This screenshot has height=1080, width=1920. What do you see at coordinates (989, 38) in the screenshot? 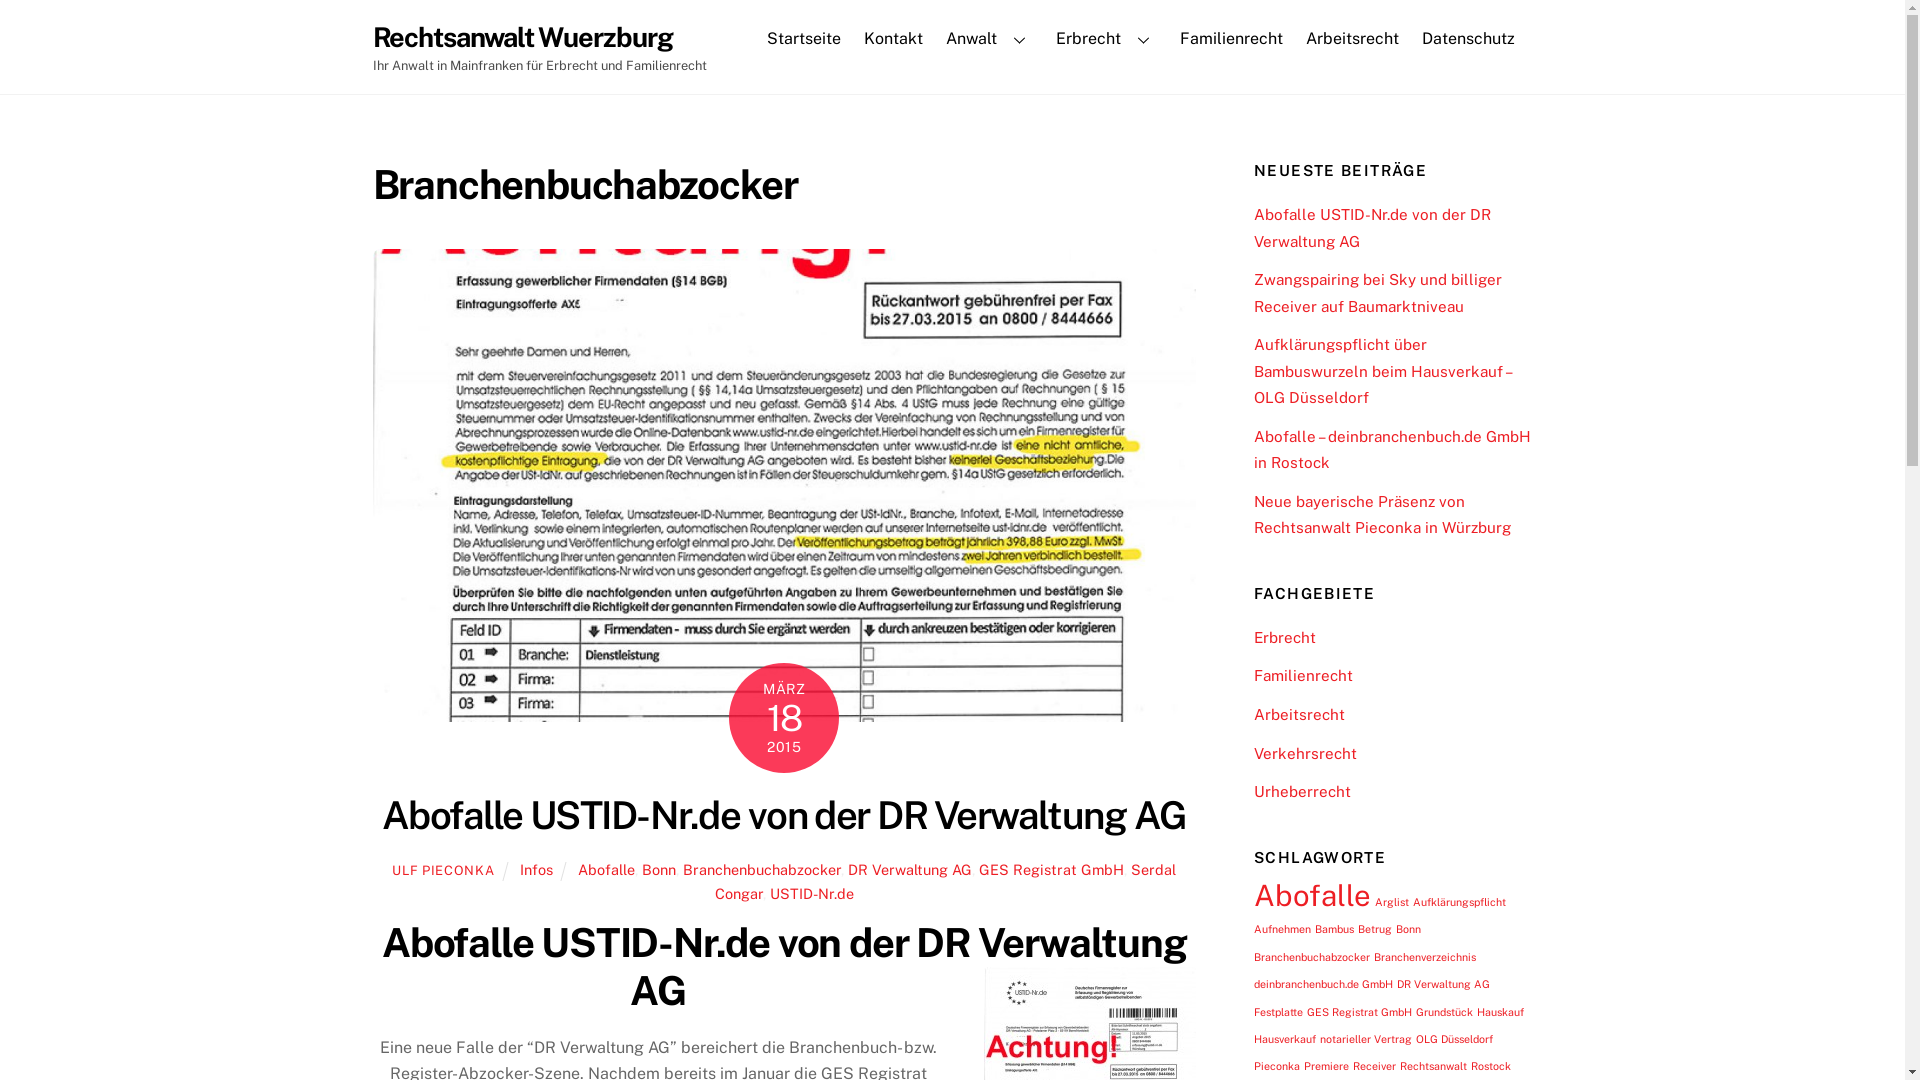
I see `'Anwalt'` at bounding box center [989, 38].